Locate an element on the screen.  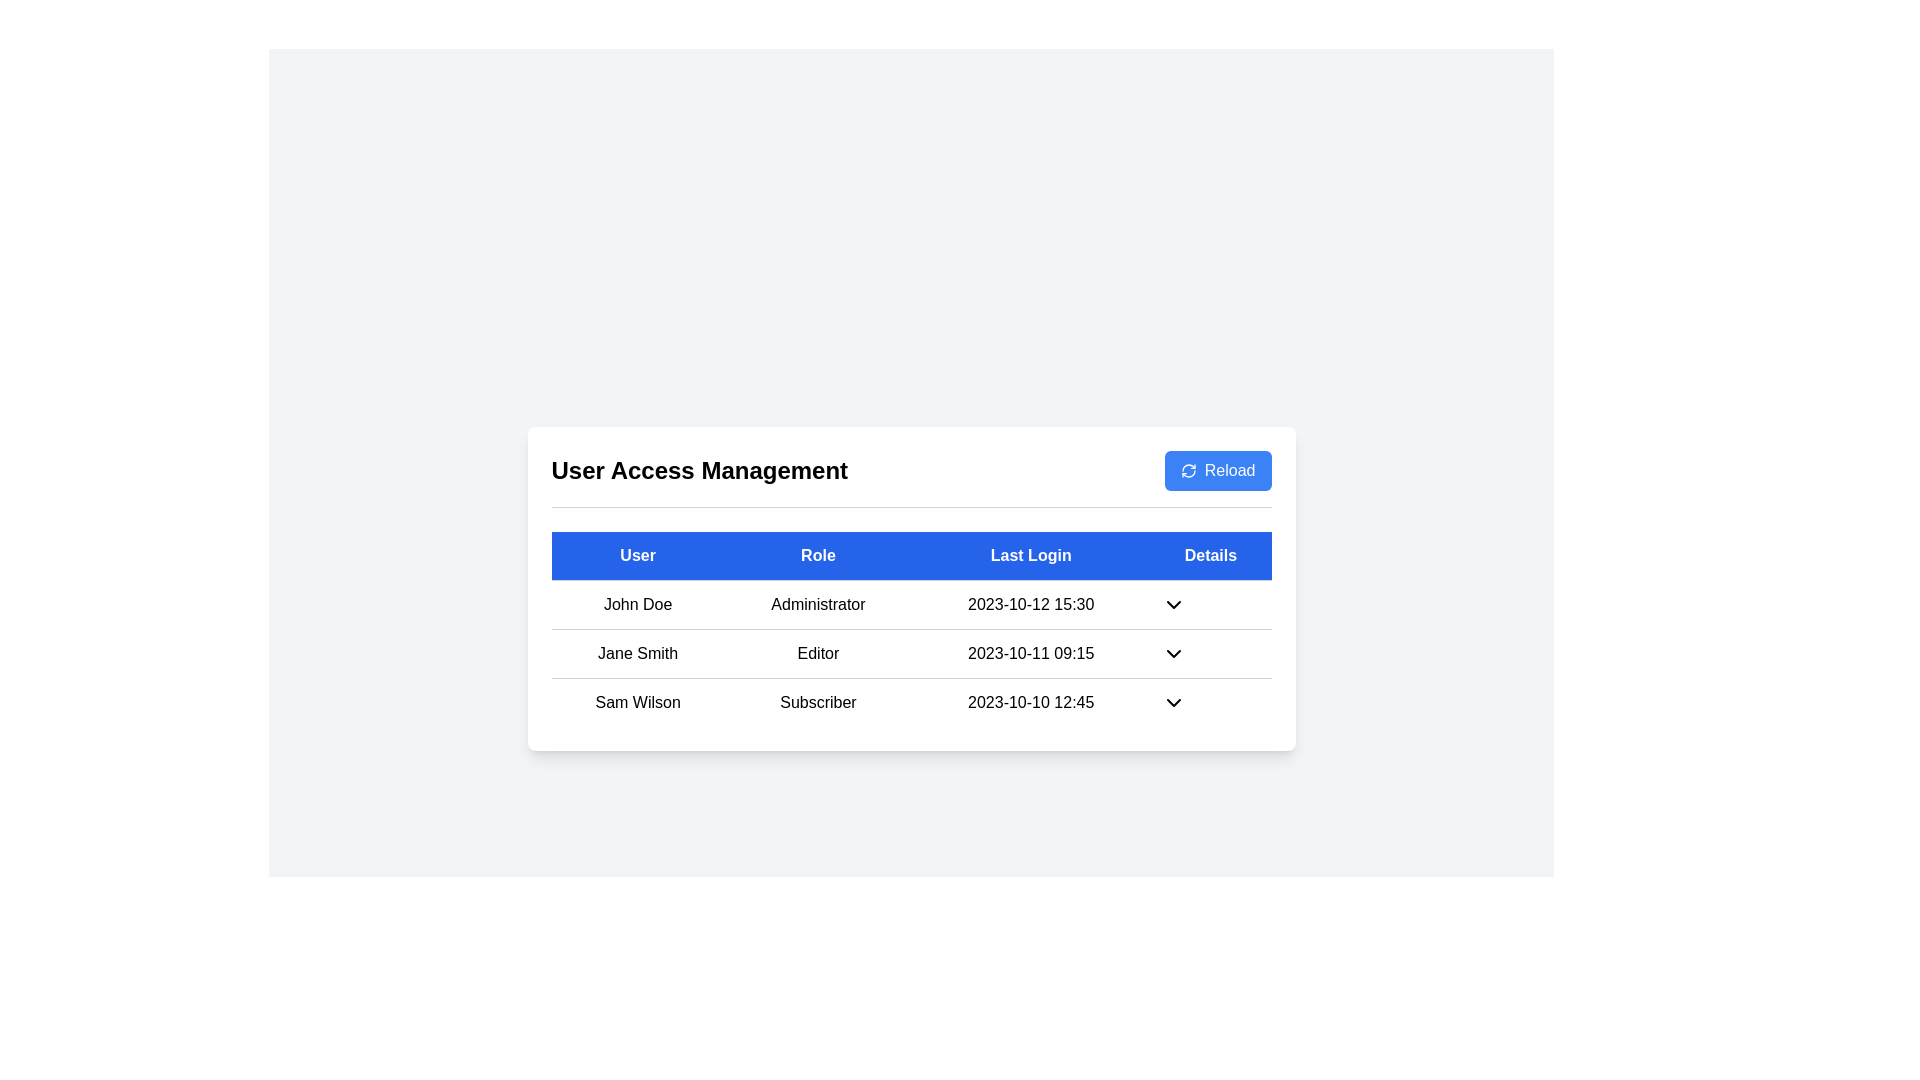
the table row containing the user 'Jane Smith' and the role 'Editor' in the second column is located at coordinates (910, 653).